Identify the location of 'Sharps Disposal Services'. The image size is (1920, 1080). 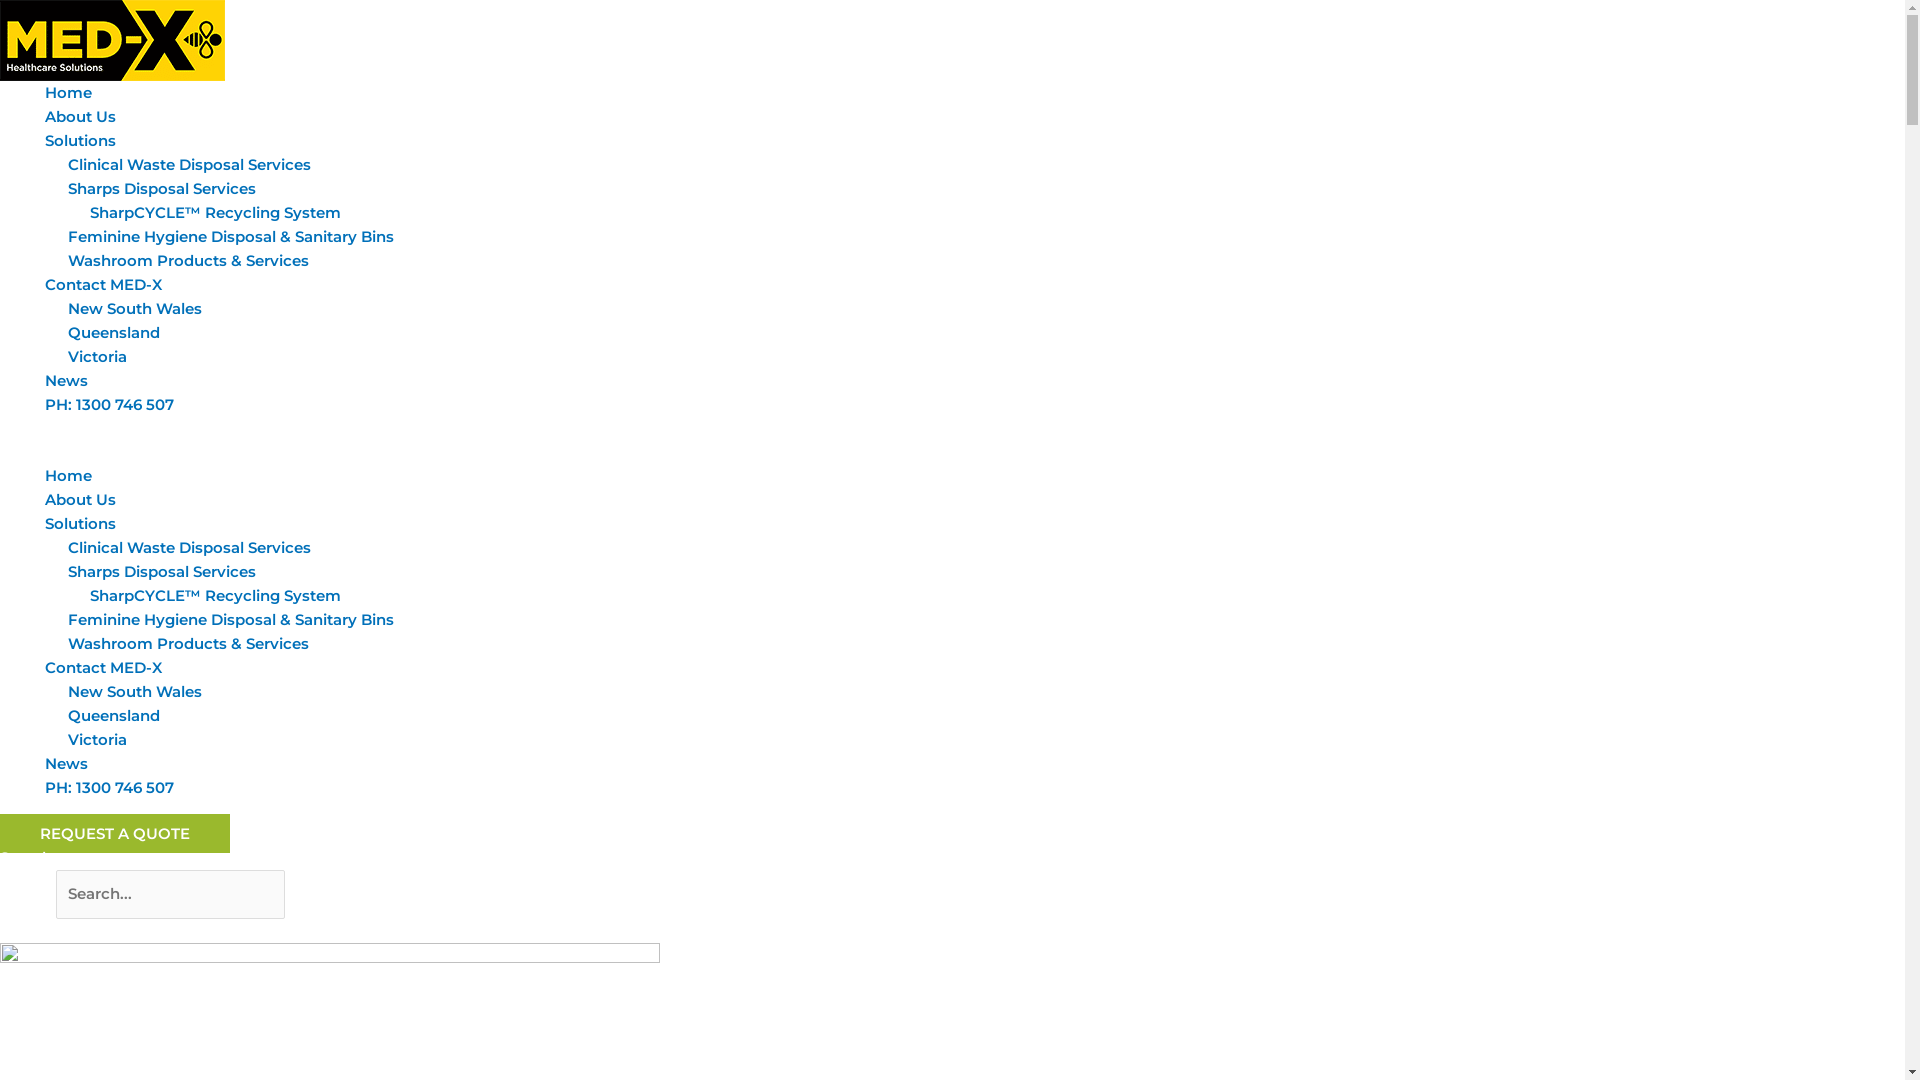
(162, 188).